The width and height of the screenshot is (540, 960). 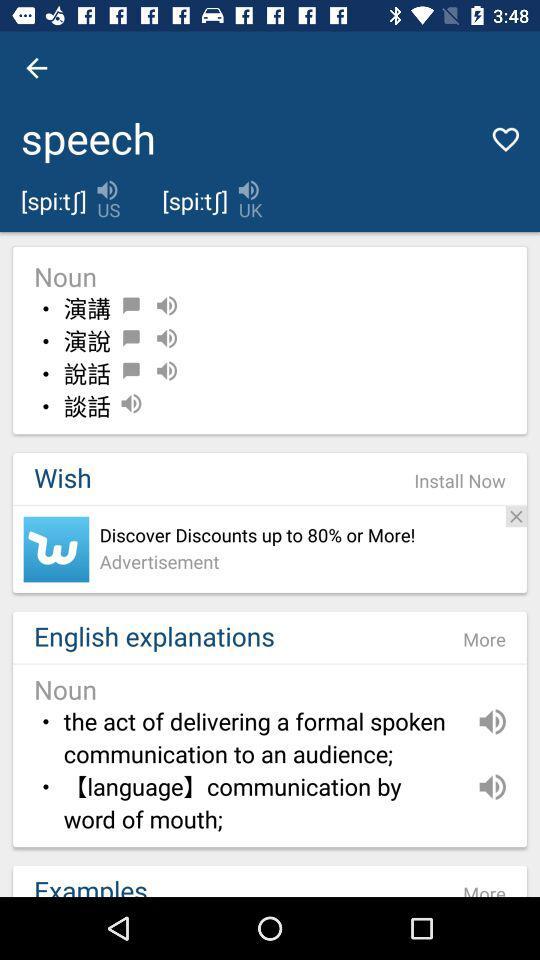 I want to click on the heart icon at the top right, so click(x=504, y=138).